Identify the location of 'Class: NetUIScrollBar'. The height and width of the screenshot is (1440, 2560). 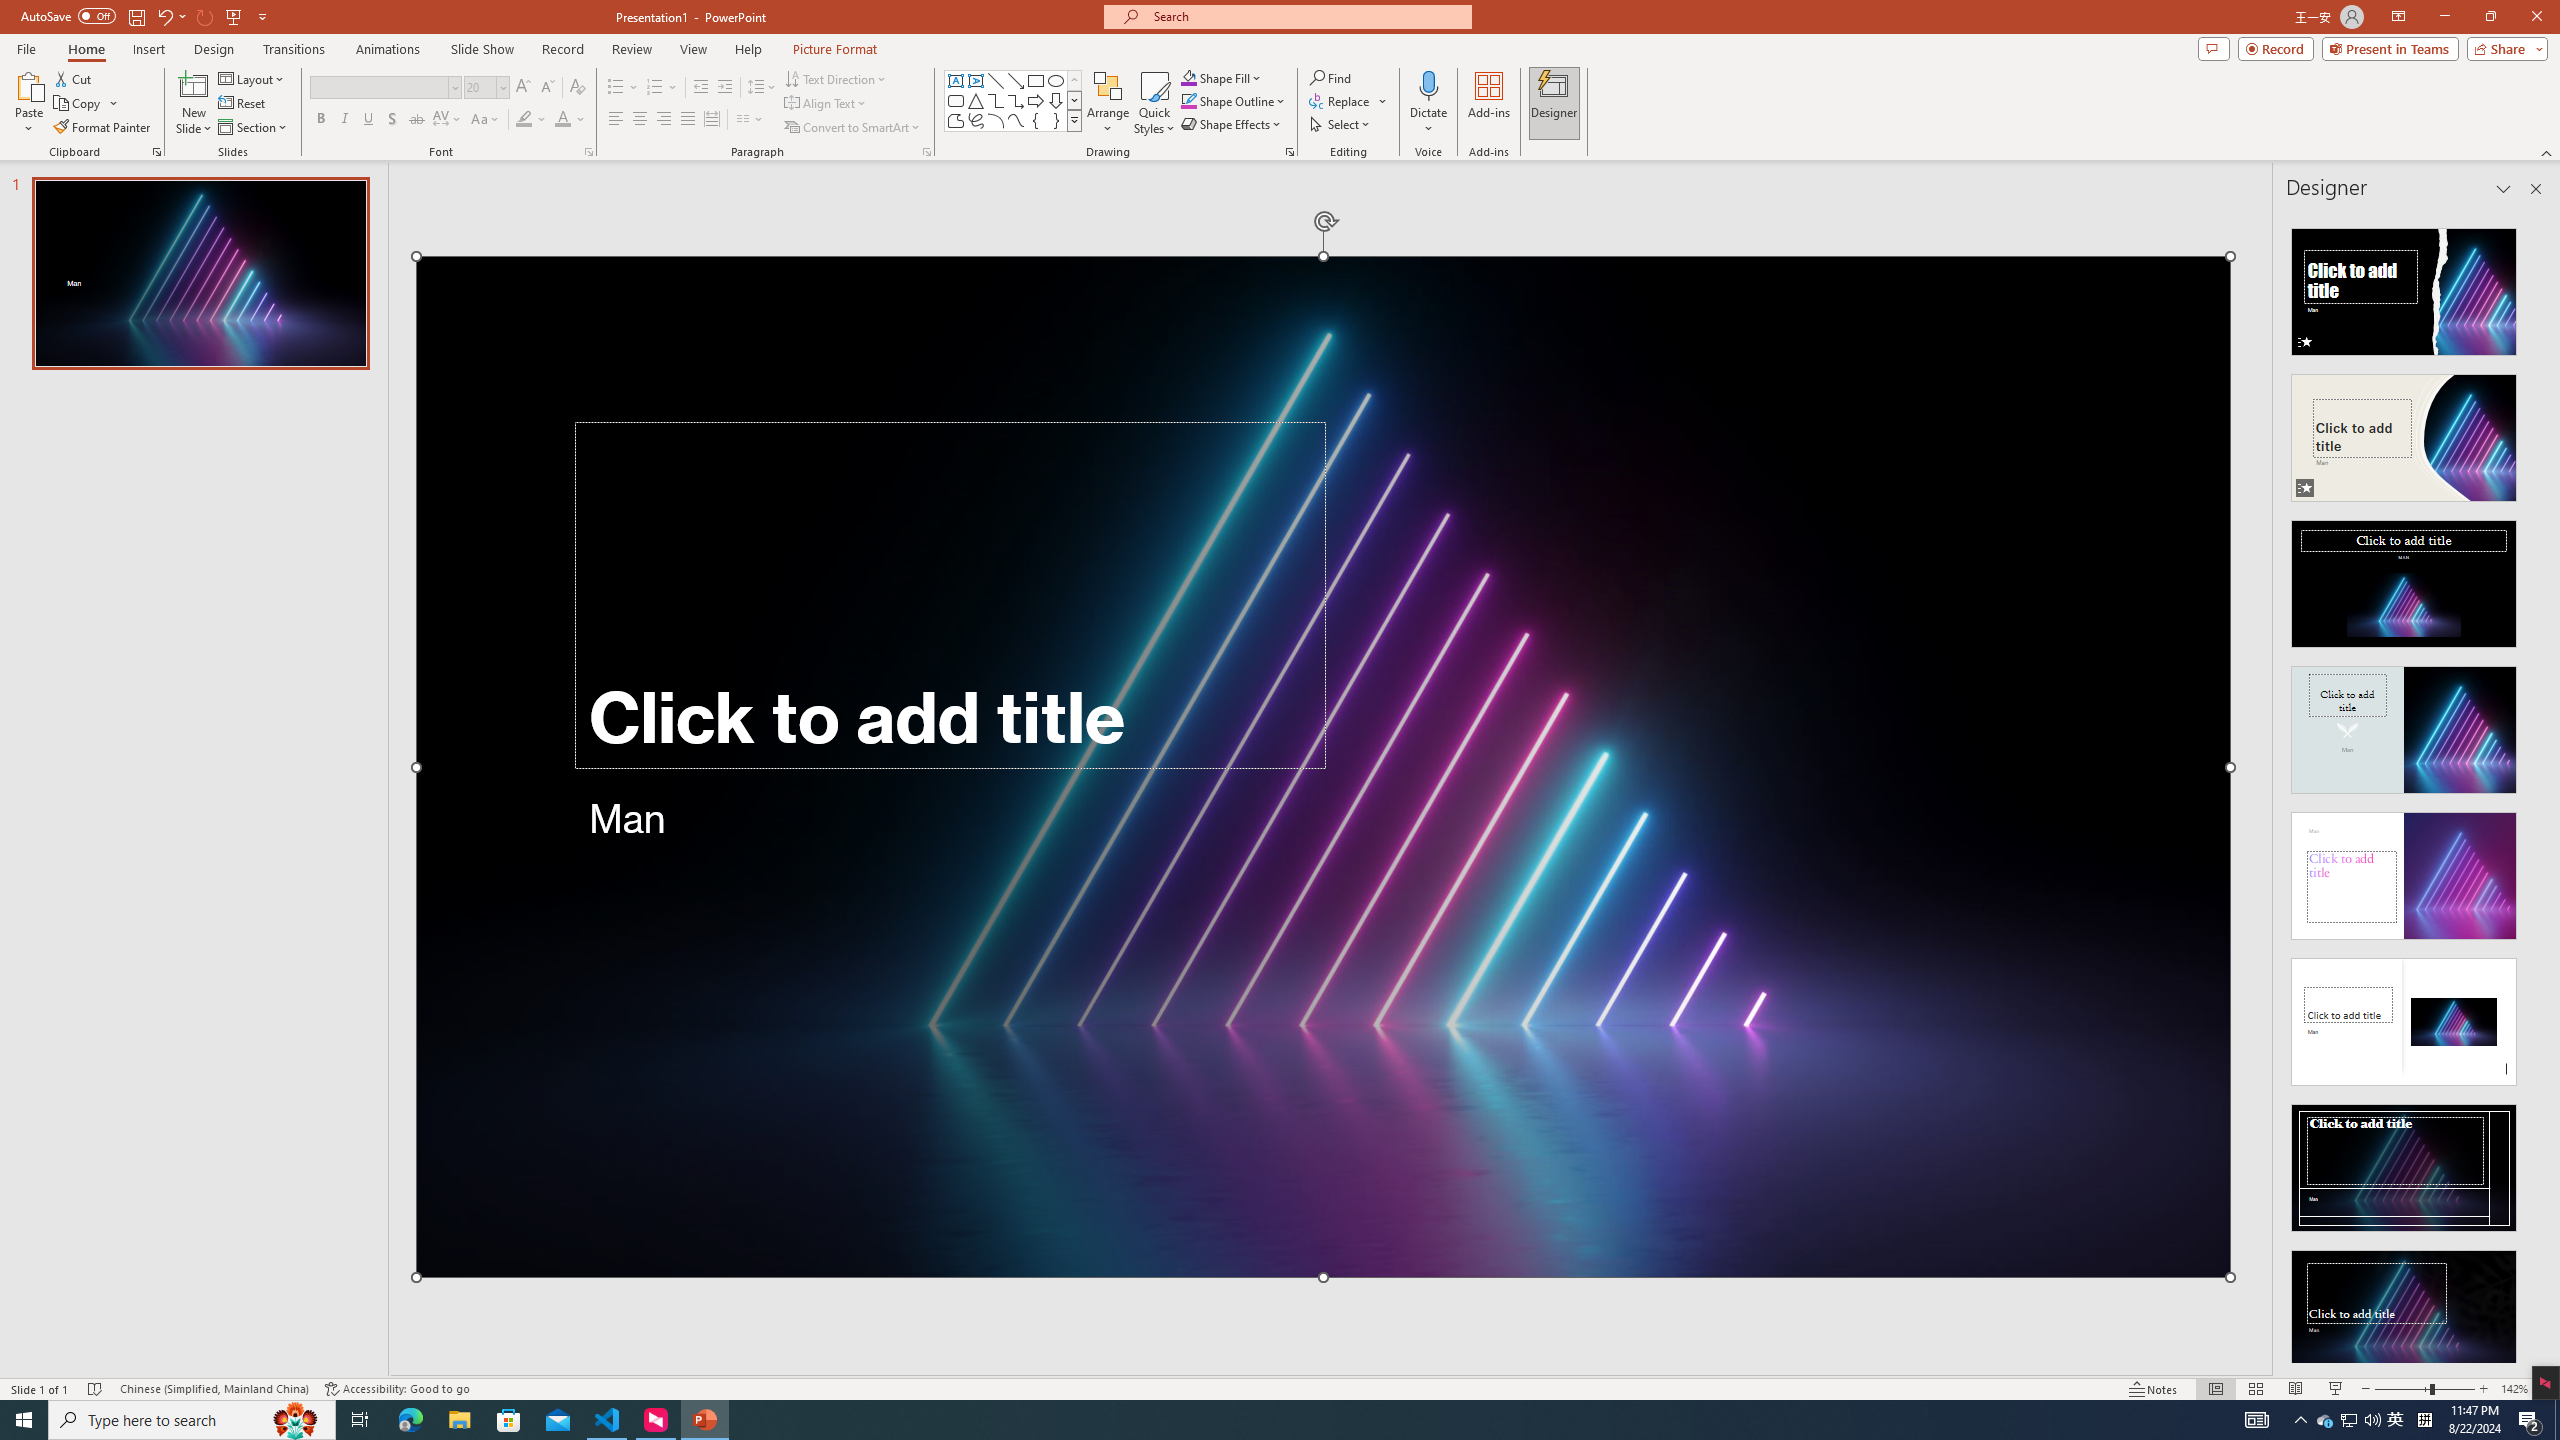
(2533, 786).